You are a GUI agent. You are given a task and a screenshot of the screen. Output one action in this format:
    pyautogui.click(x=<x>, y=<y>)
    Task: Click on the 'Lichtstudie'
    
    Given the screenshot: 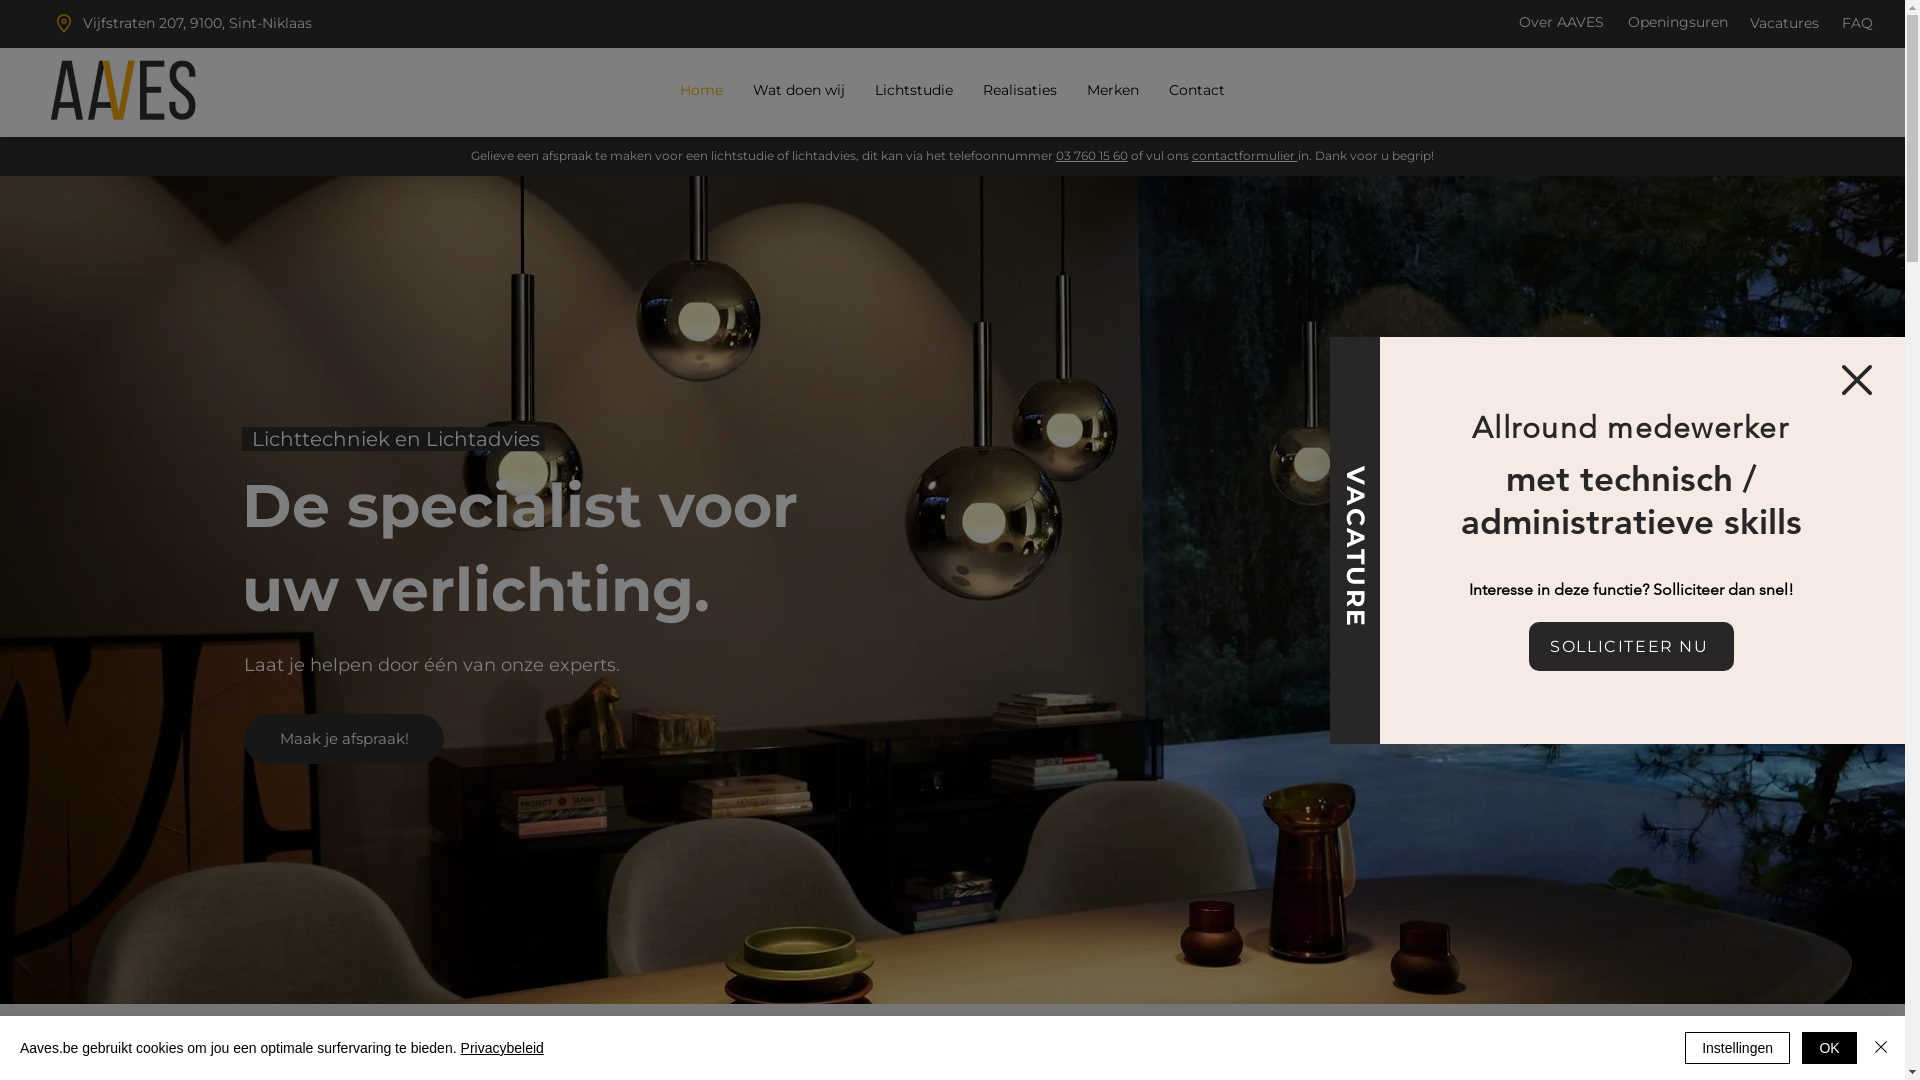 What is the action you would take?
    pyautogui.click(x=912, y=90)
    